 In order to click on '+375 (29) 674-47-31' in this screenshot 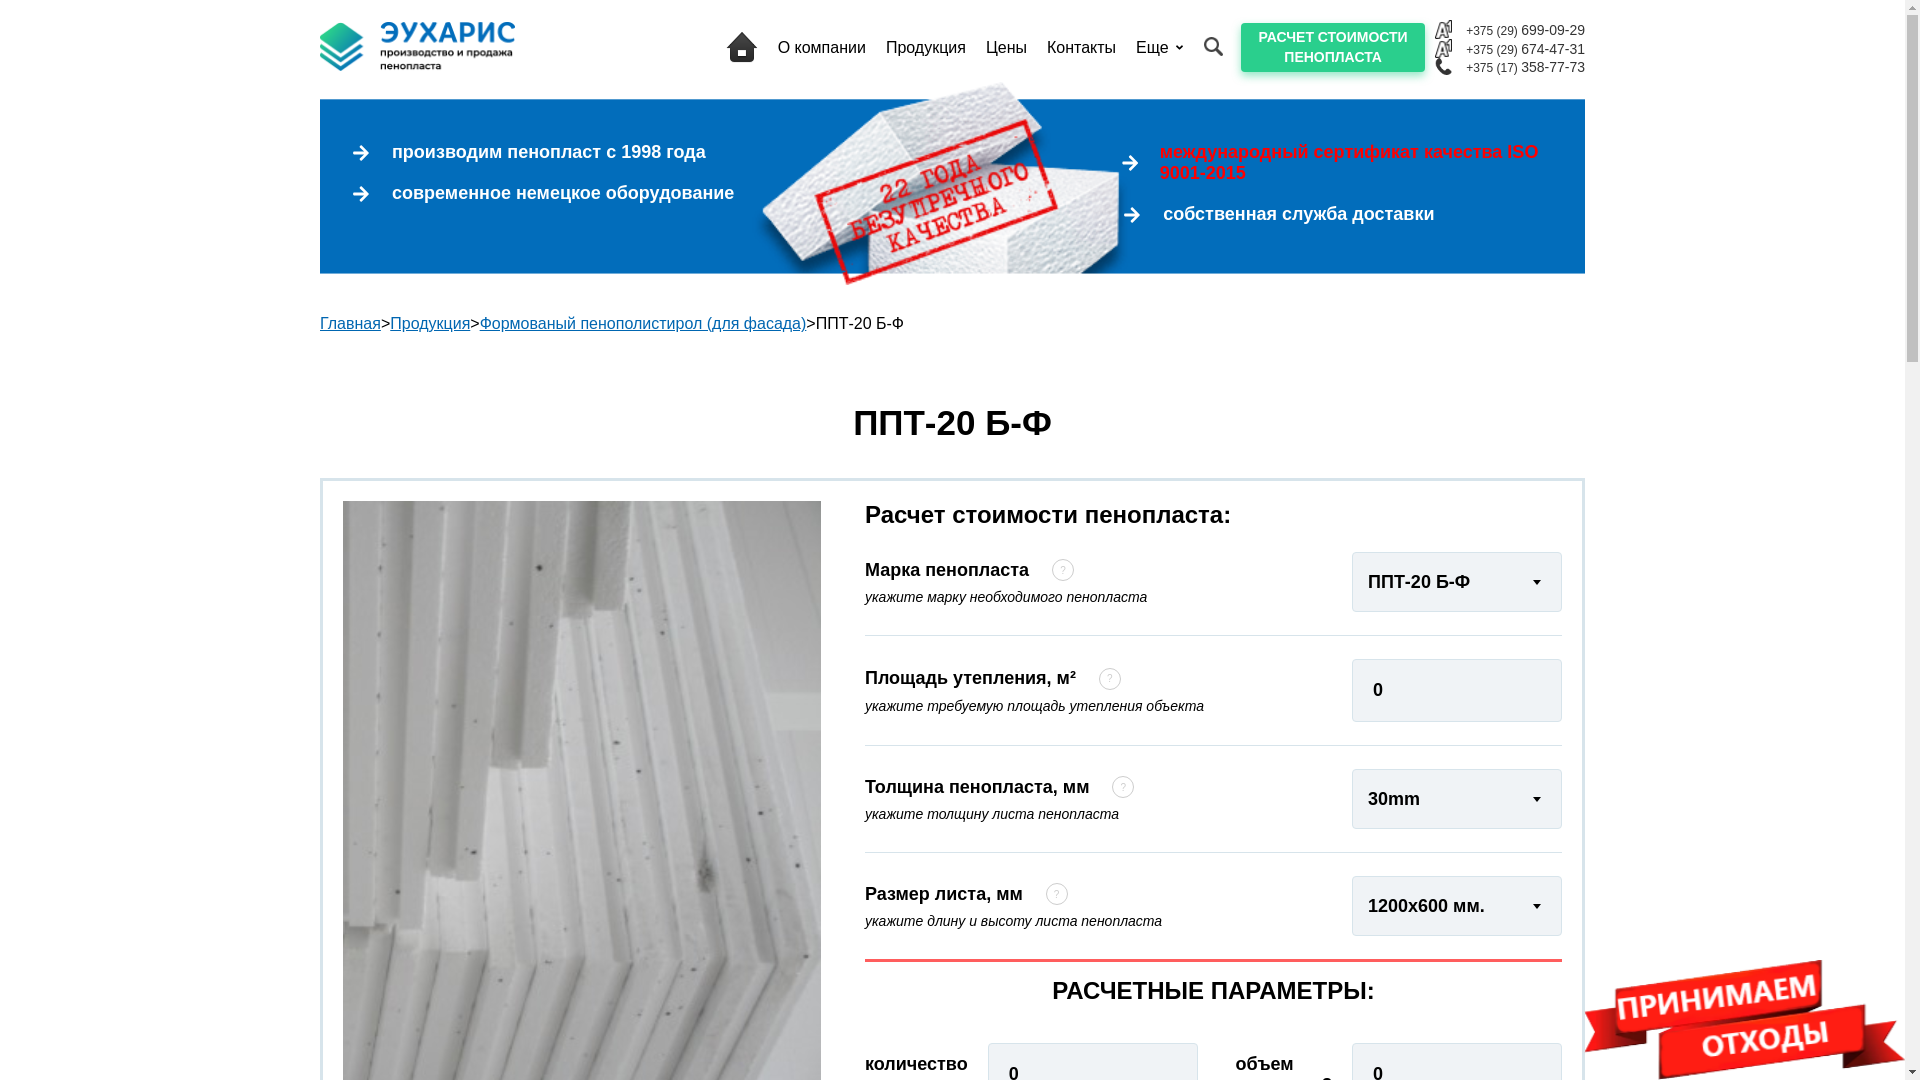, I will do `click(1518, 48)`.